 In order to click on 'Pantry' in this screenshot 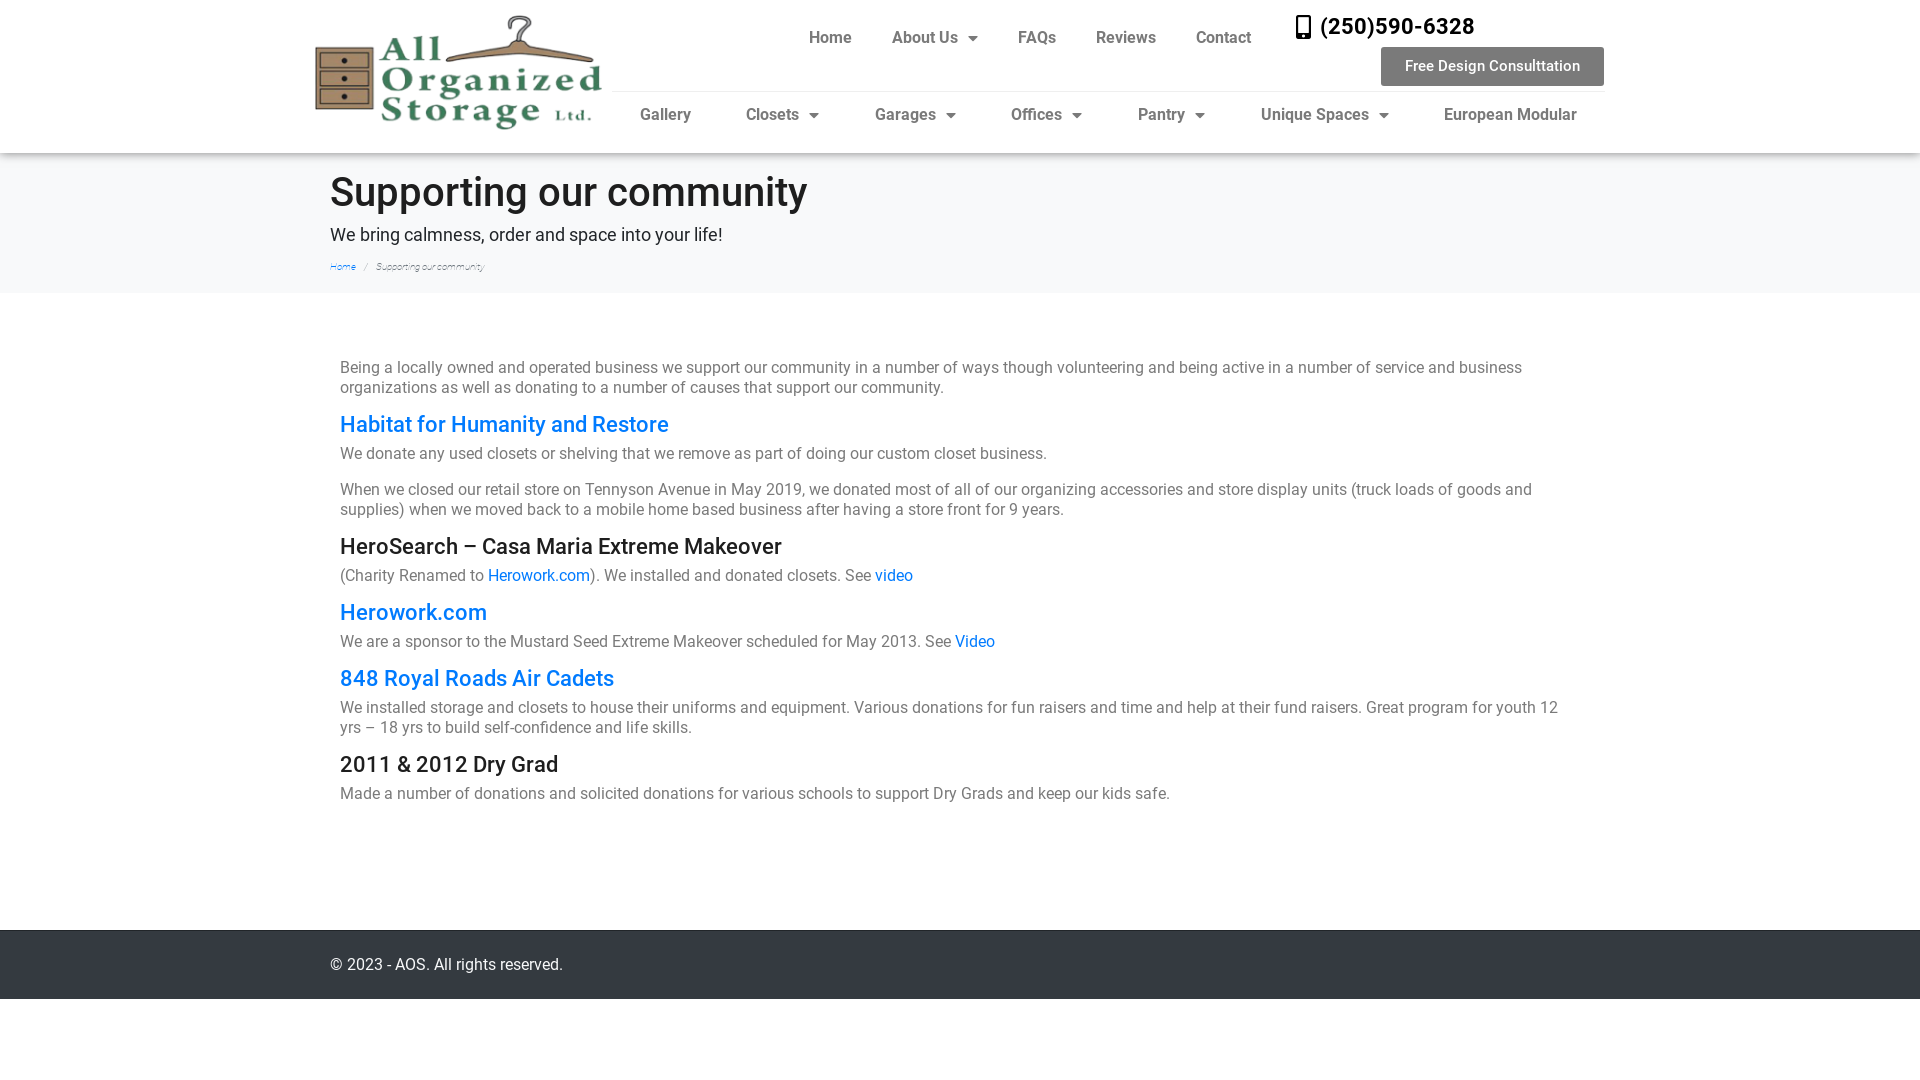, I will do `click(1171, 115)`.